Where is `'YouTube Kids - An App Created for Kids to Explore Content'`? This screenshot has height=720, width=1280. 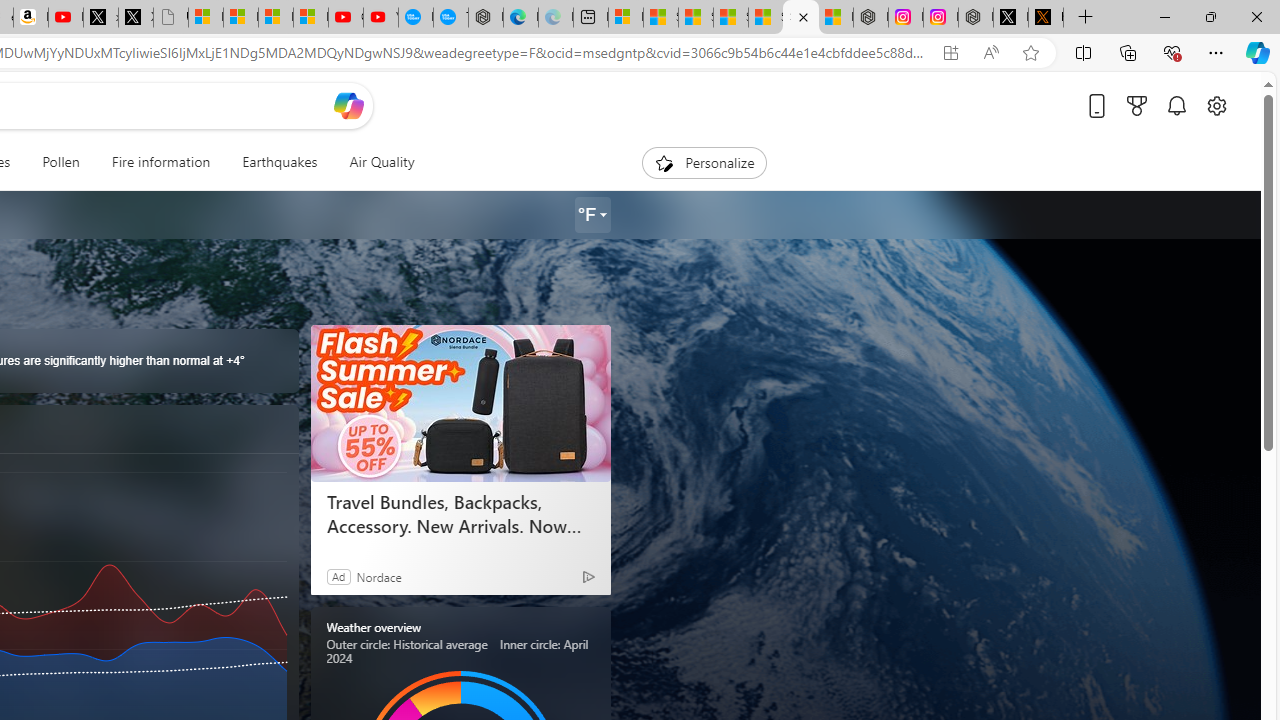
'YouTube Kids - An App Created for Kids to Explore Content' is located at coordinates (380, 17).